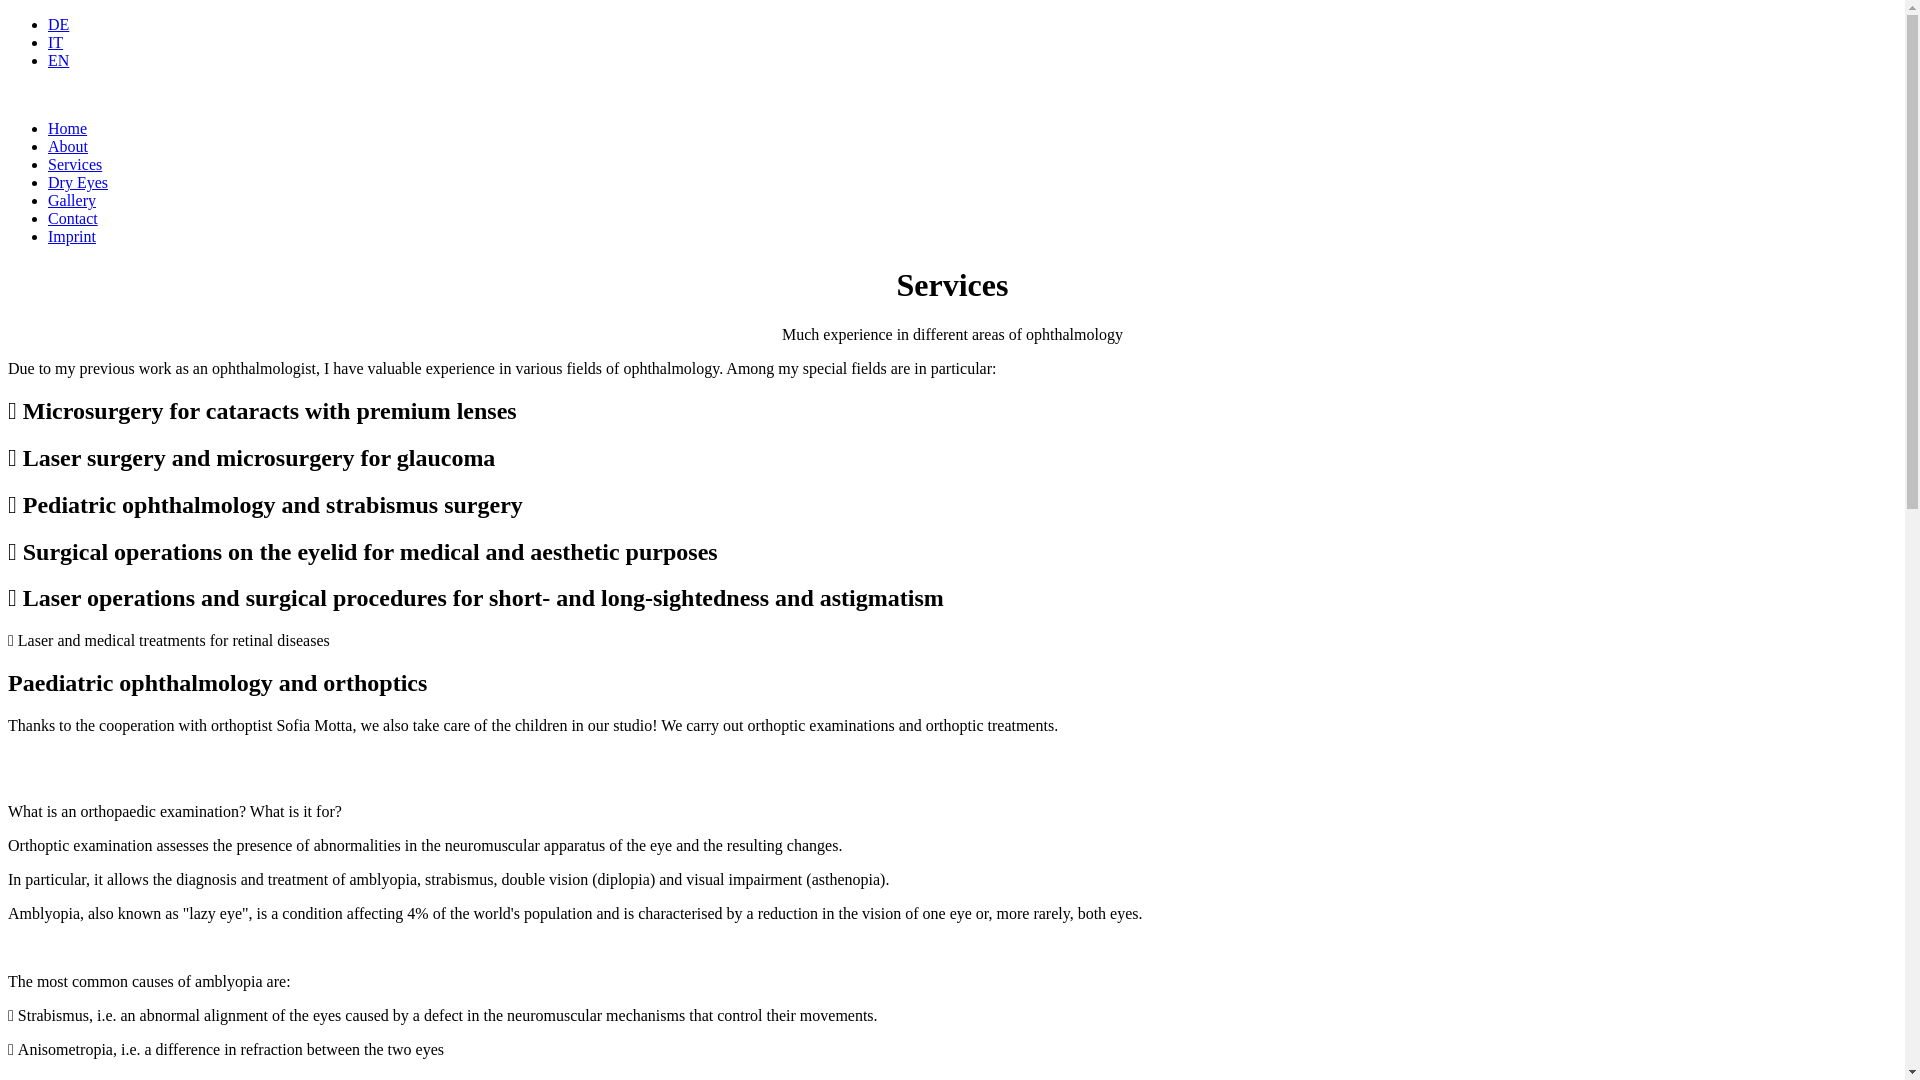  I want to click on 'Services', so click(75, 163).